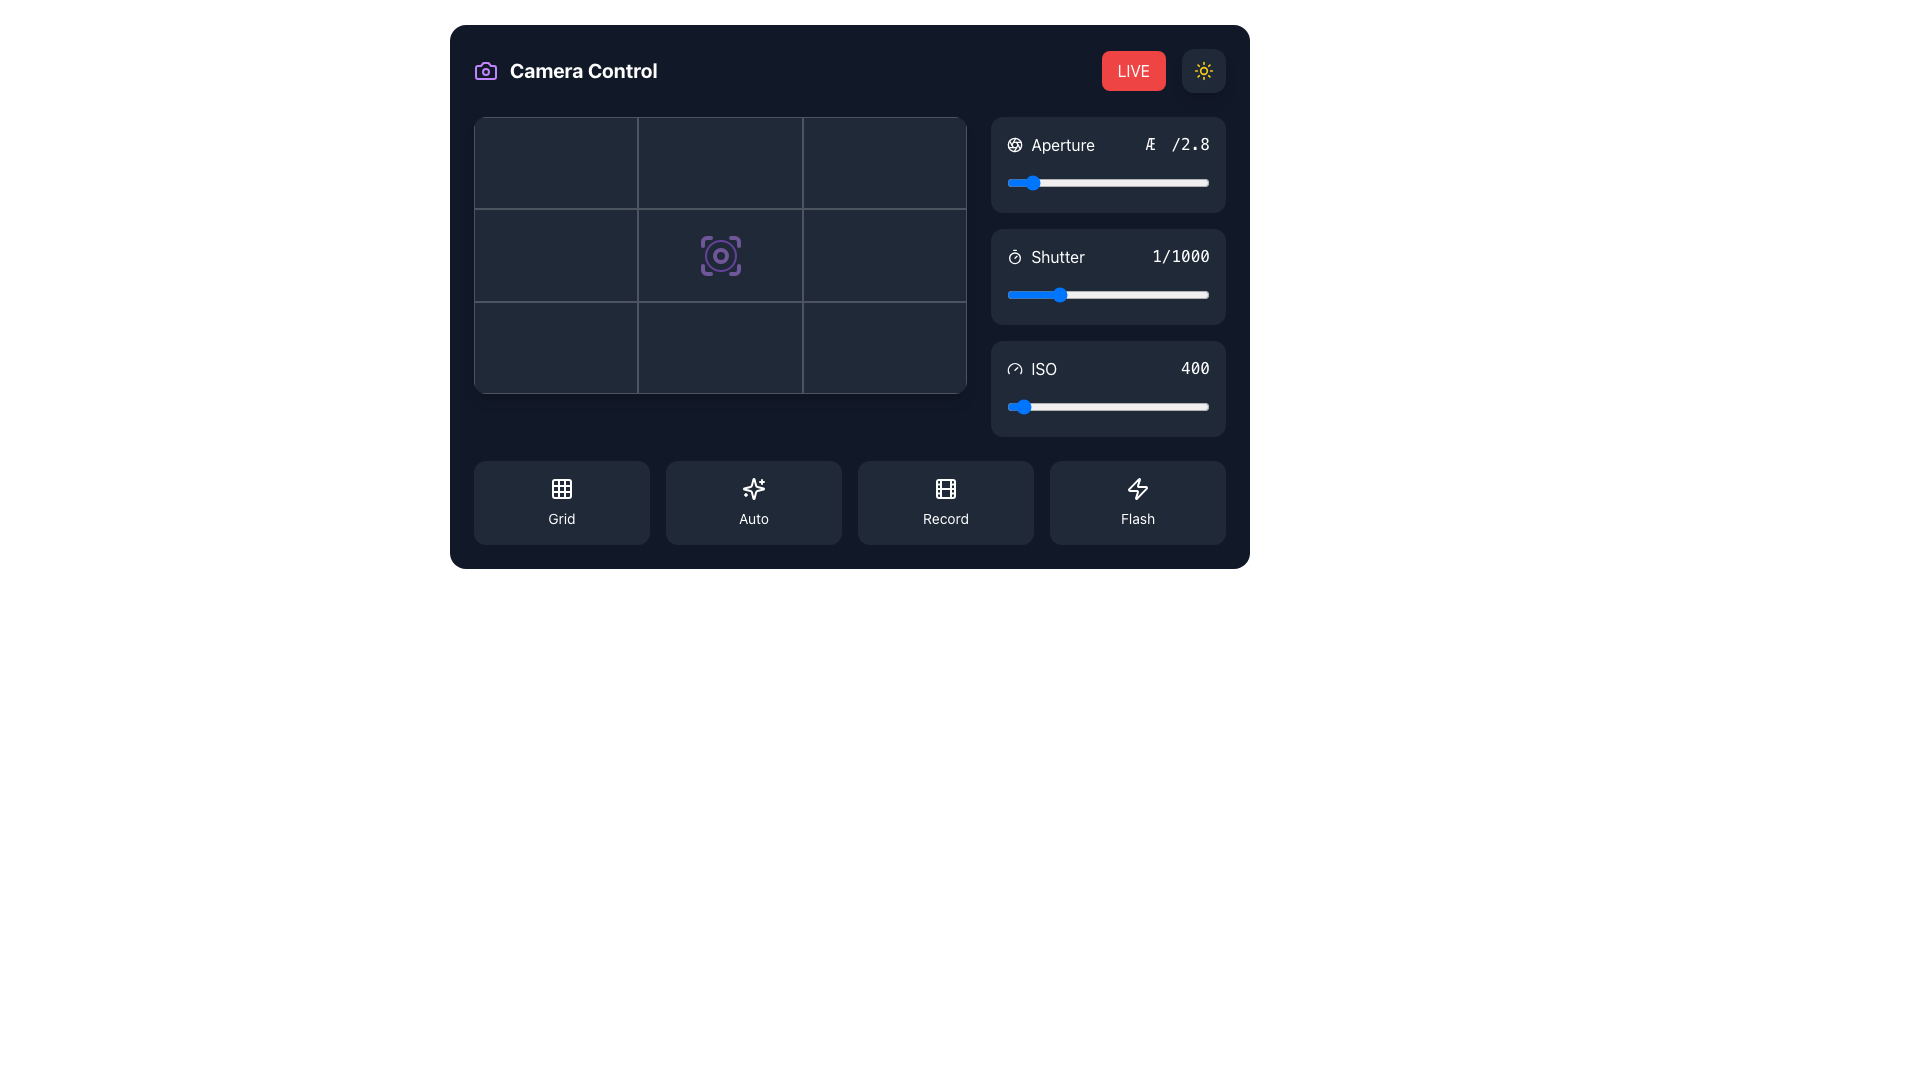 This screenshot has height=1080, width=1920. What do you see at coordinates (1015, 369) in the screenshot?
I see `the small gauge icon located to the left of the 'ISO' text in the control component` at bounding box center [1015, 369].